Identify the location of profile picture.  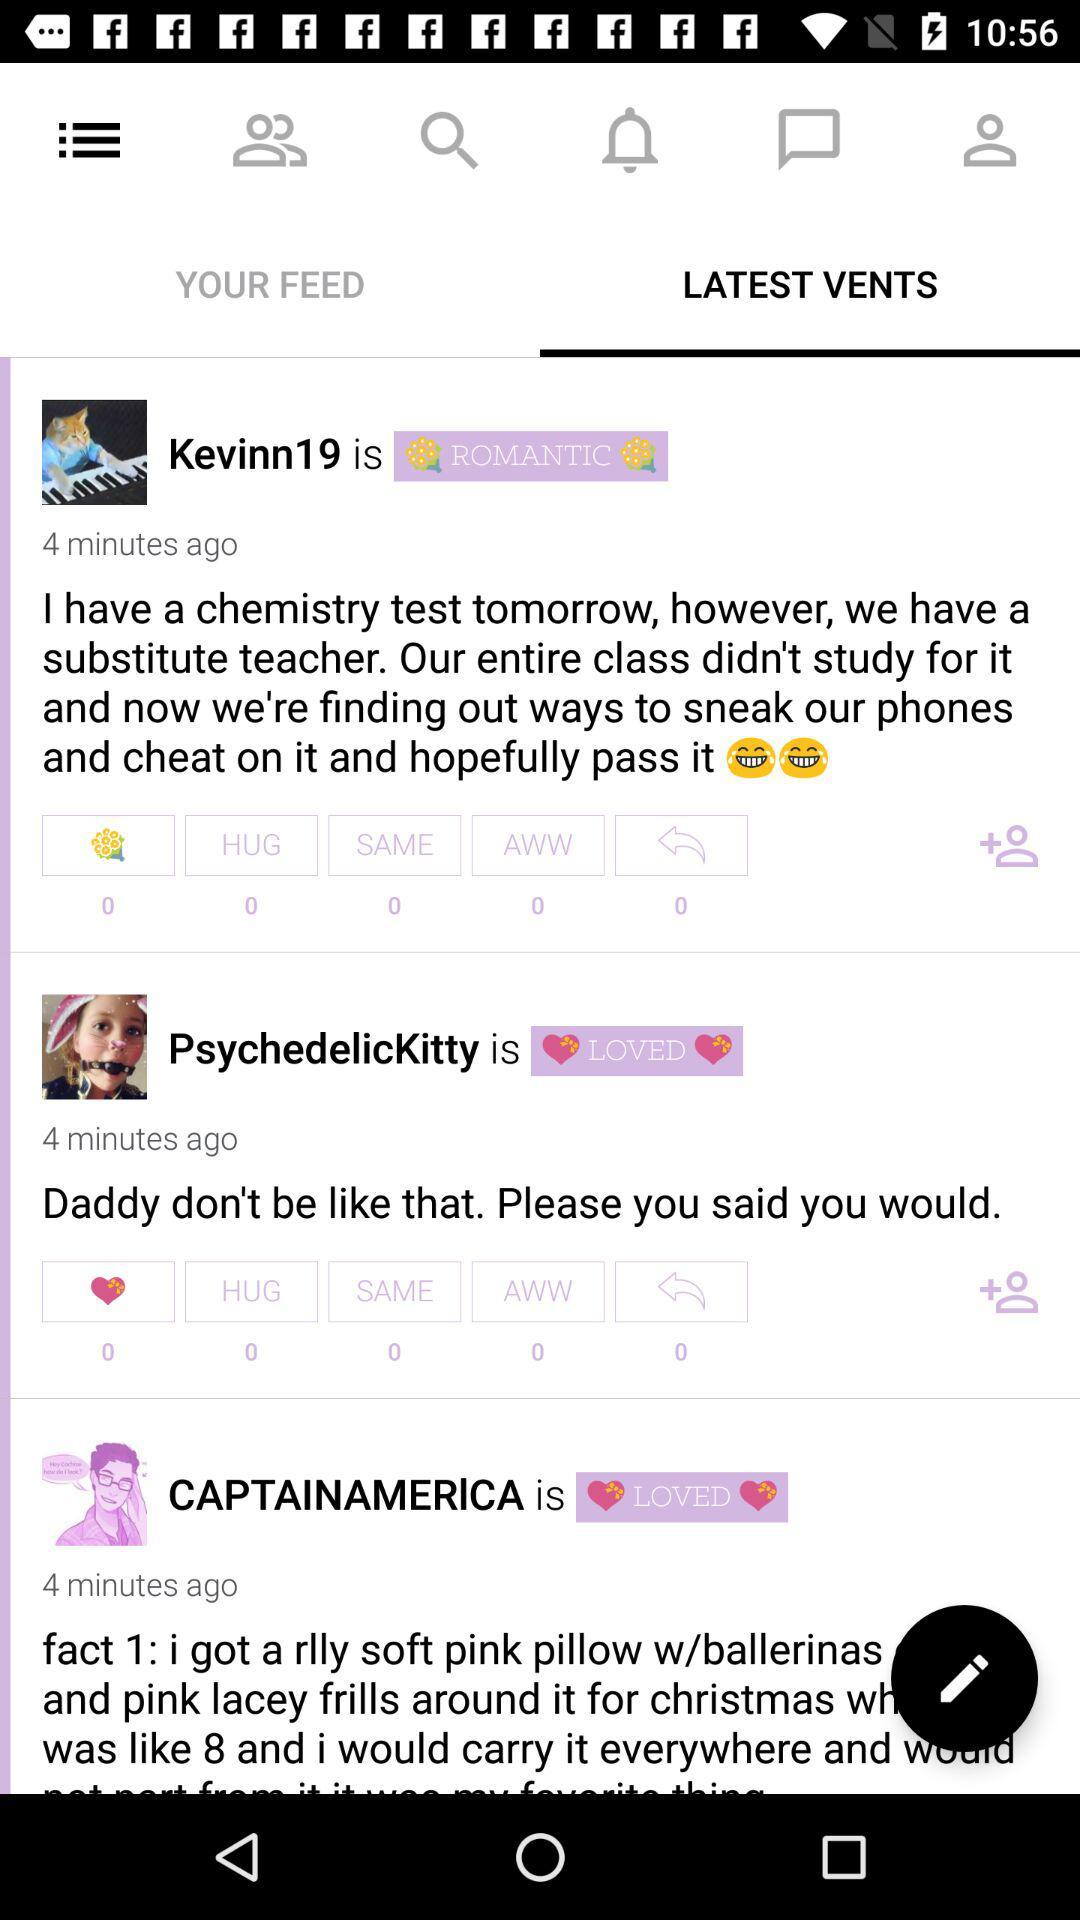
(94, 1045).